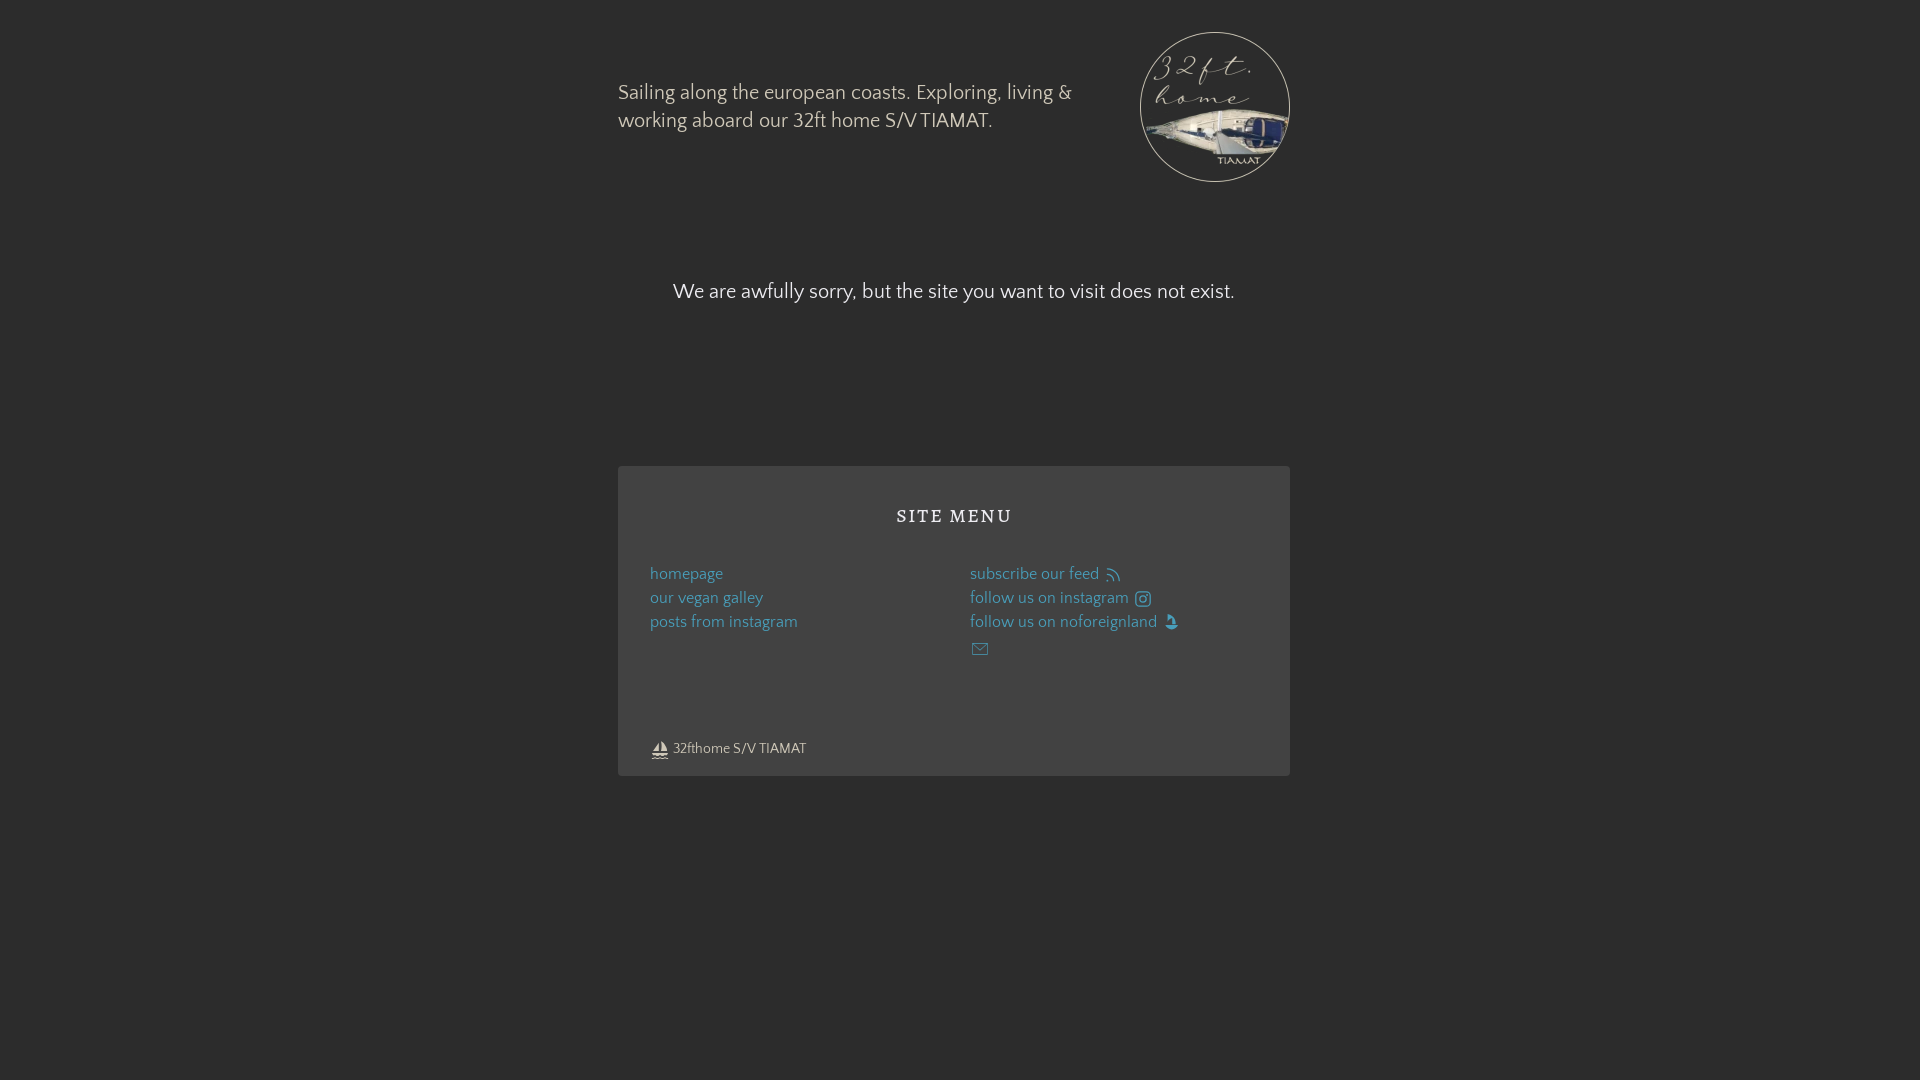 Image resolution: width=1920 pixels, height=1080 pixels. I want to click on '32fthome S/V TIAMAT', so click(727, 748).